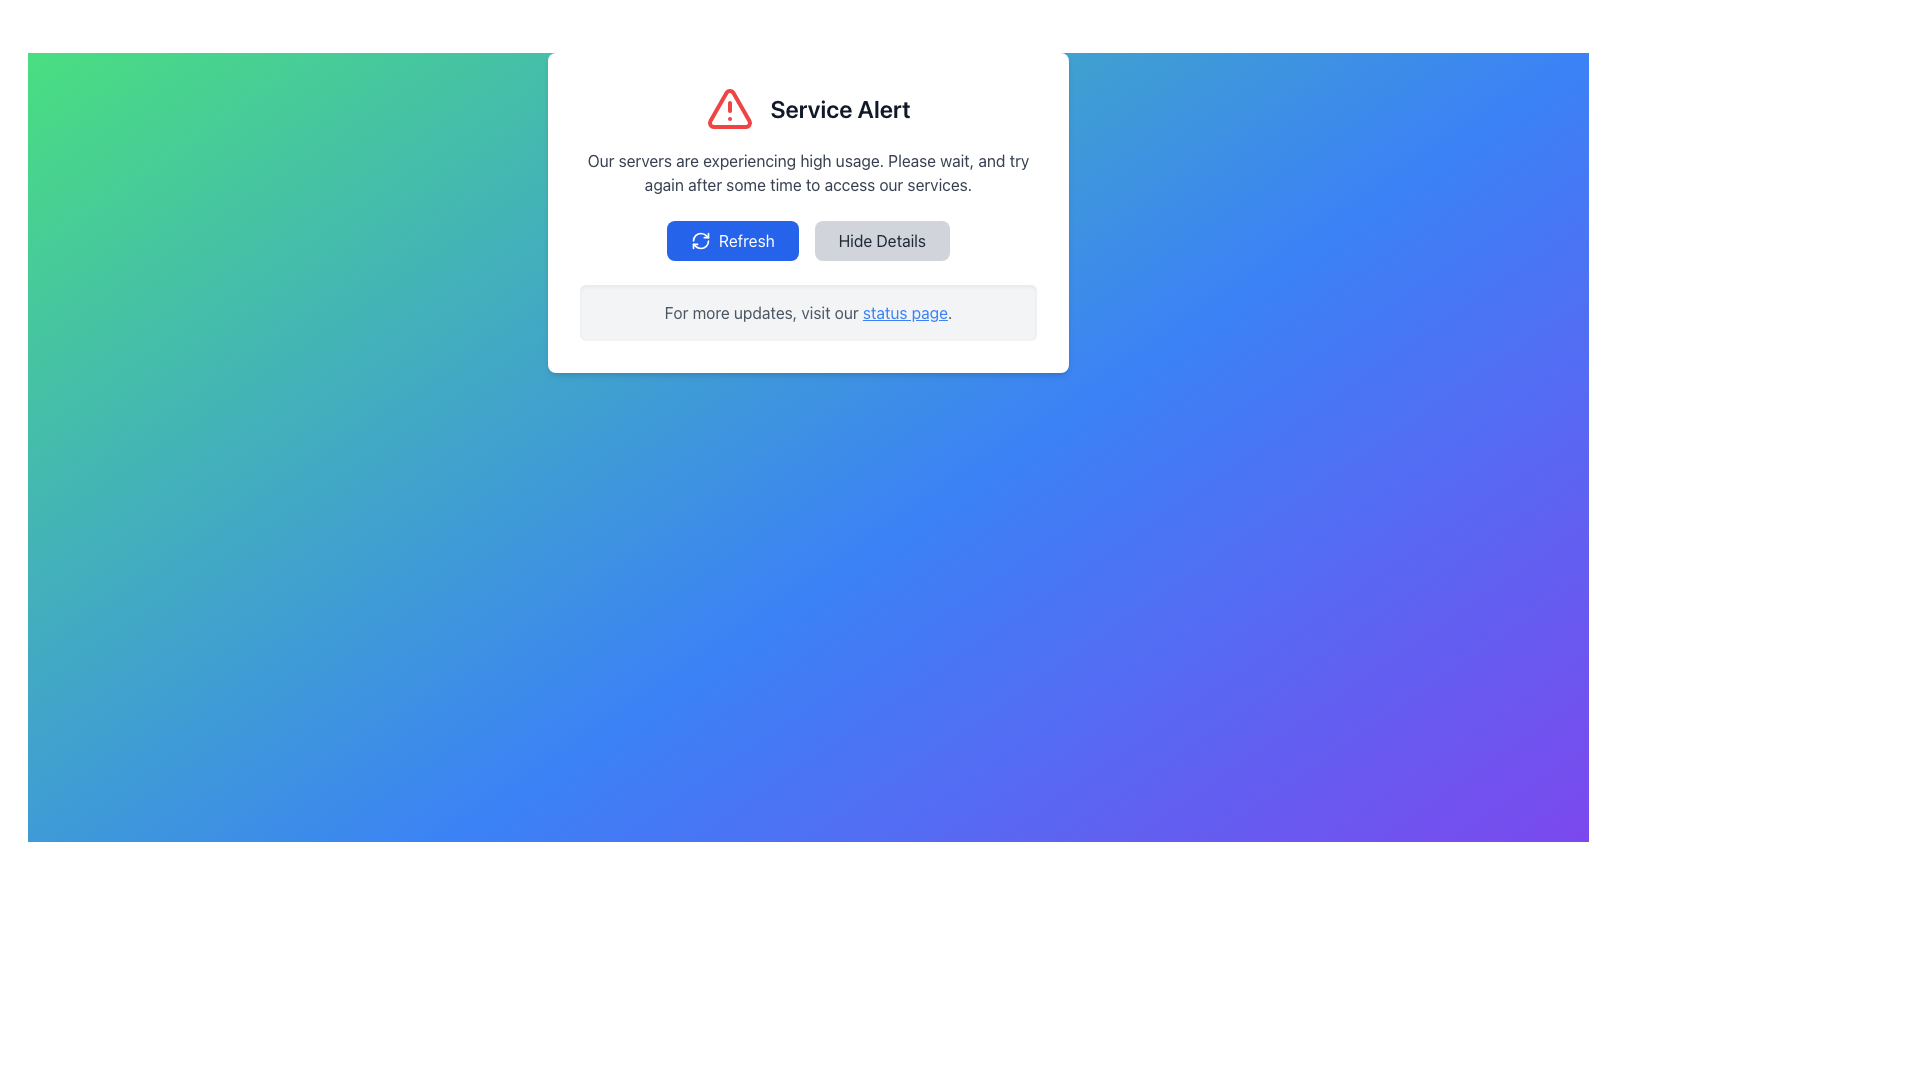 The height and width of the screenshot is (1080, 1920). Describe the element at coordinates (808, 172) in the screenshot. I see `message displayed in the centrally aligned gray font within the static text block that states: 'Our servers are experiencing high usage. Please wait, and try again after some time to access our services.'` at that location.